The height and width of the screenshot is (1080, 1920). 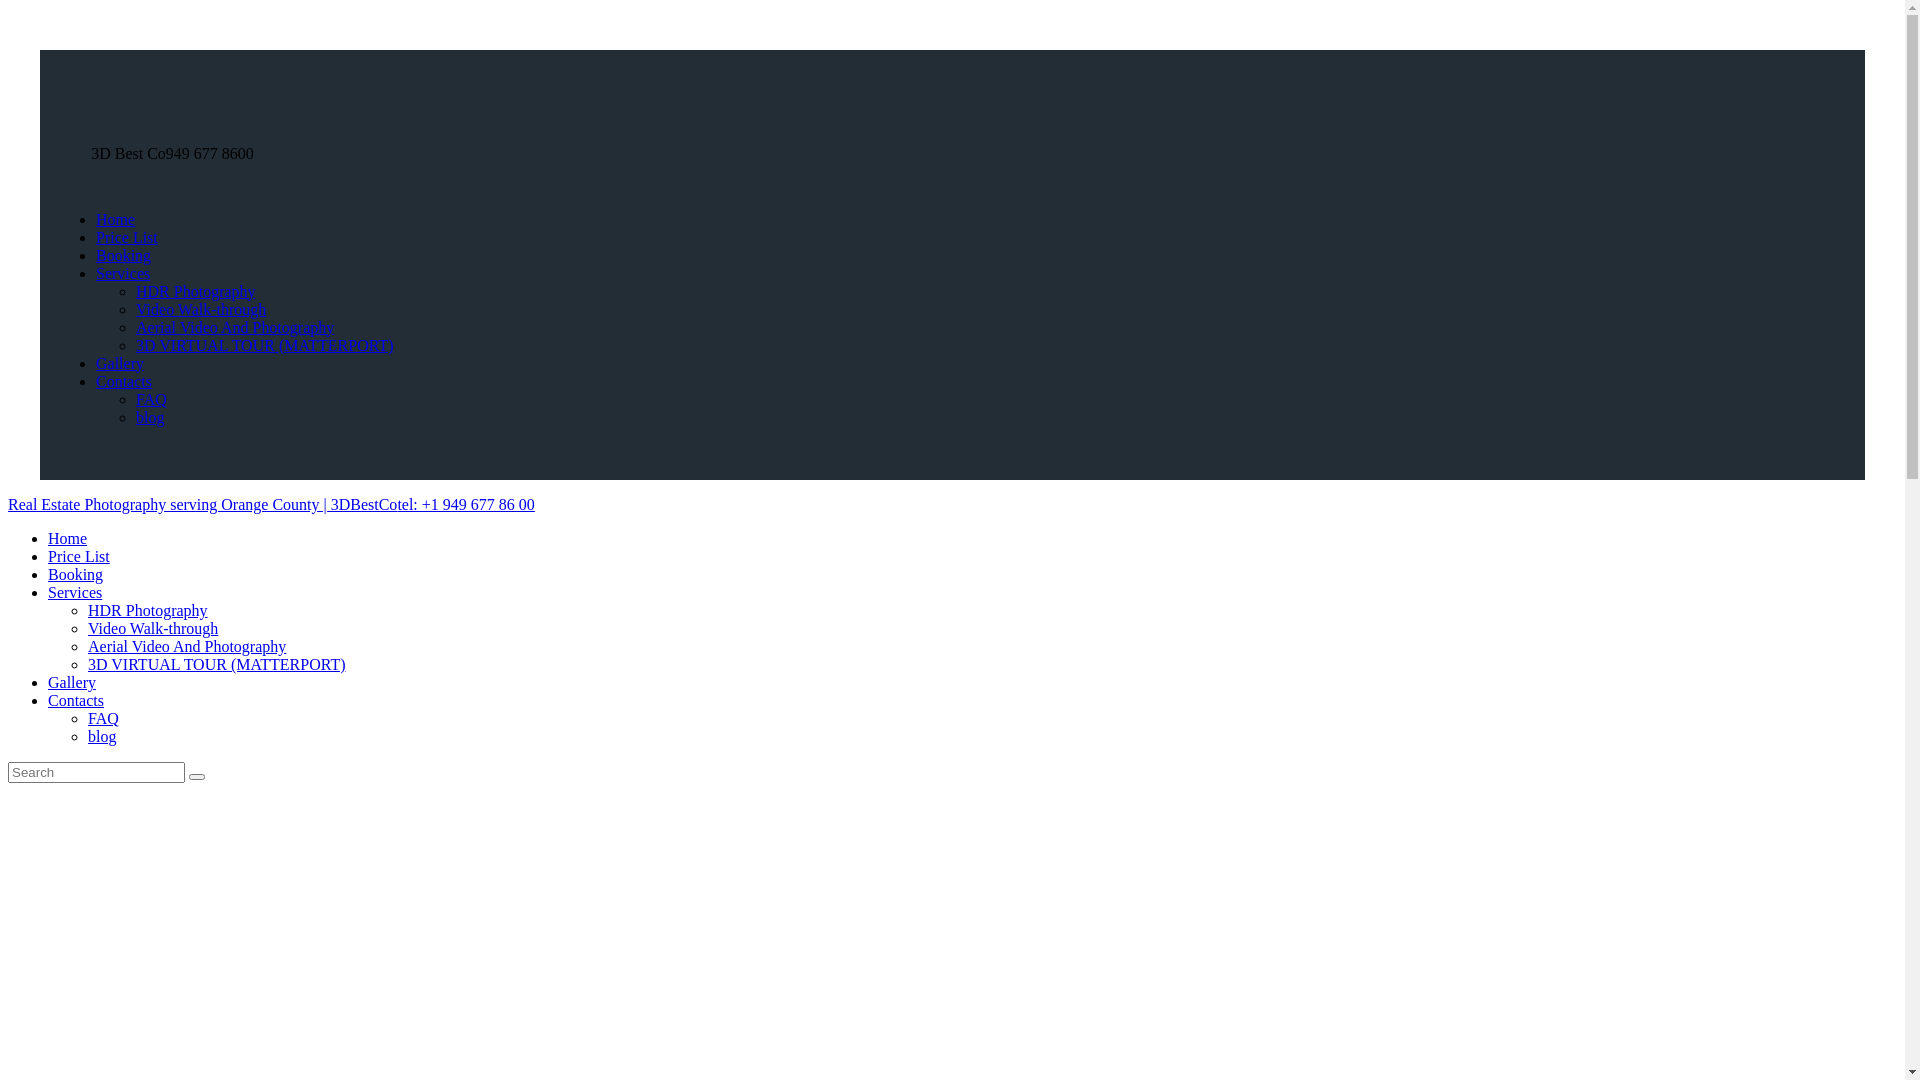 What do you see at coordinates (235, 326) in the screenshot?
I see `'Aerial Video And Photography'` at bounding box center [235, 326].